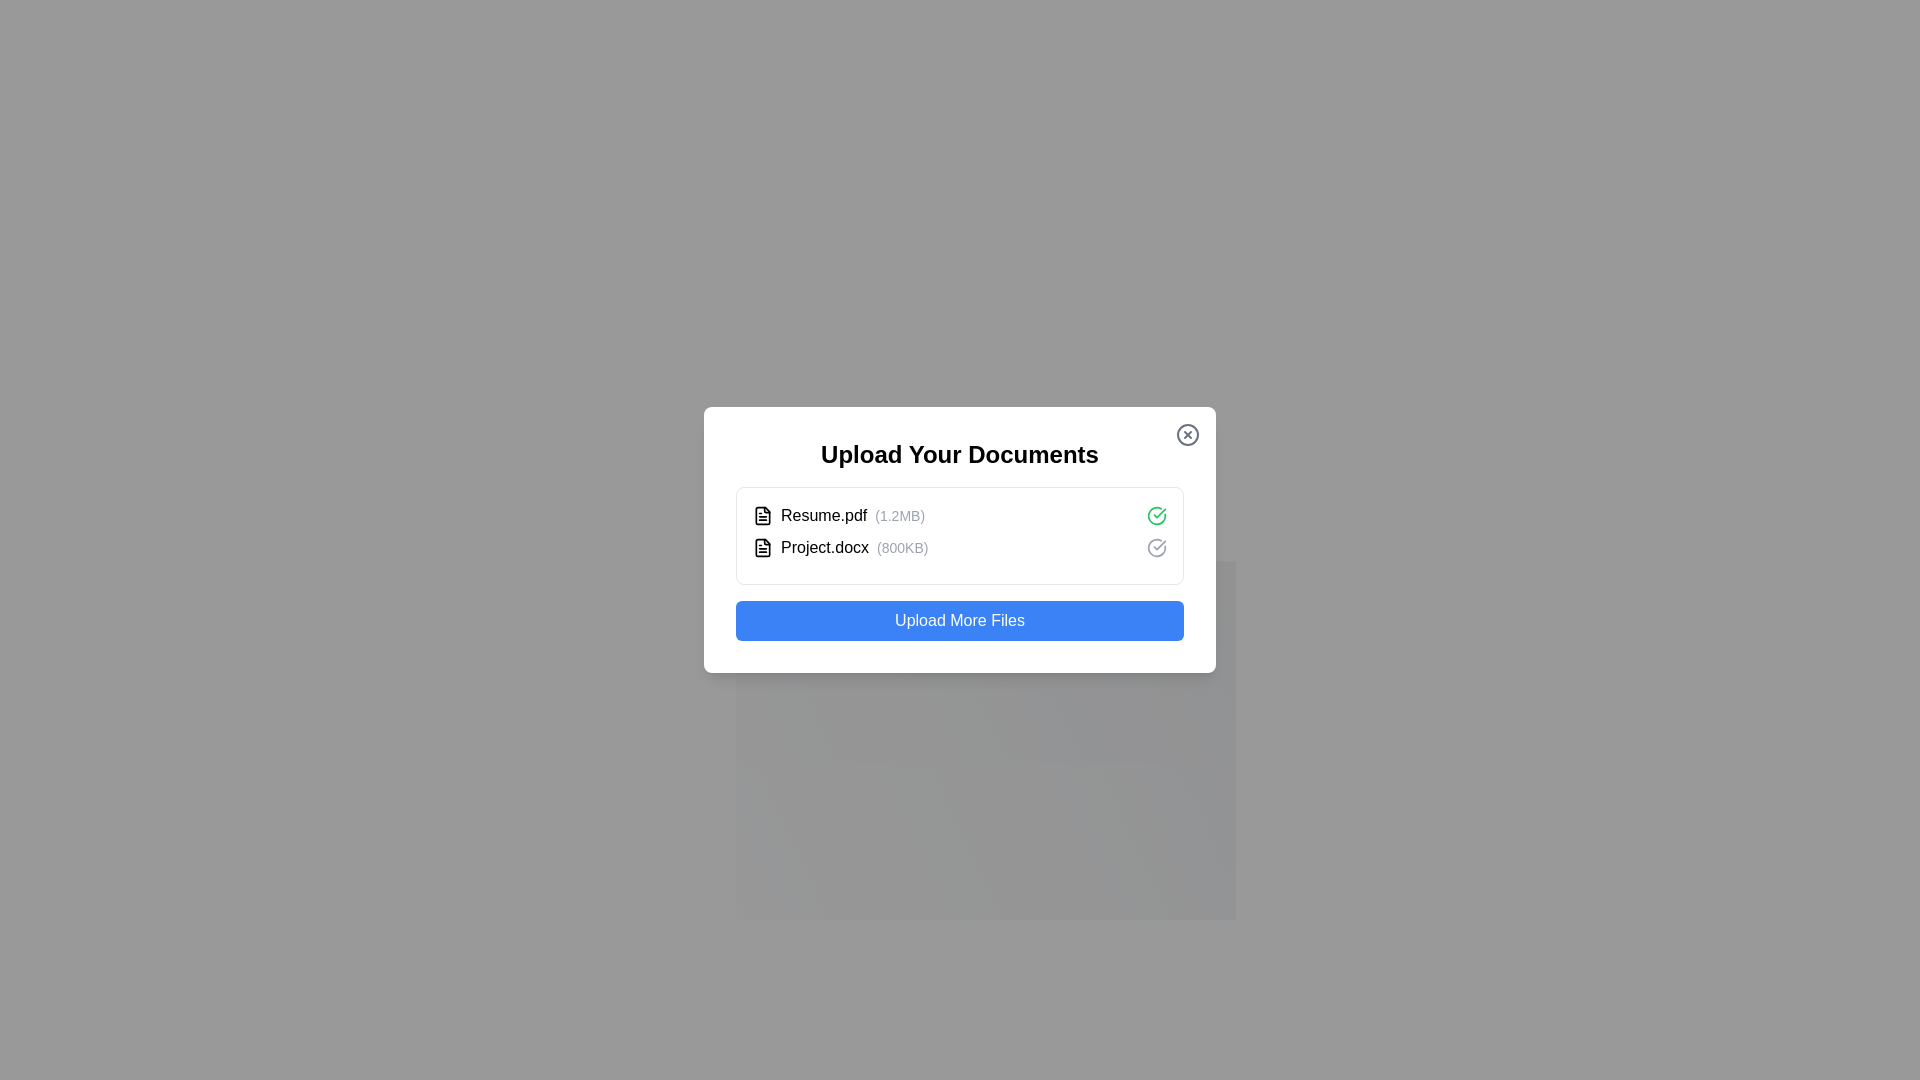 The width and height of the screenshot is (1920, 1080). Describe the element at coordinates (1188, 434) in the screenshot. I see `the small circular icon with an 'X' symbol in the top-right corner of the modal` at that location.